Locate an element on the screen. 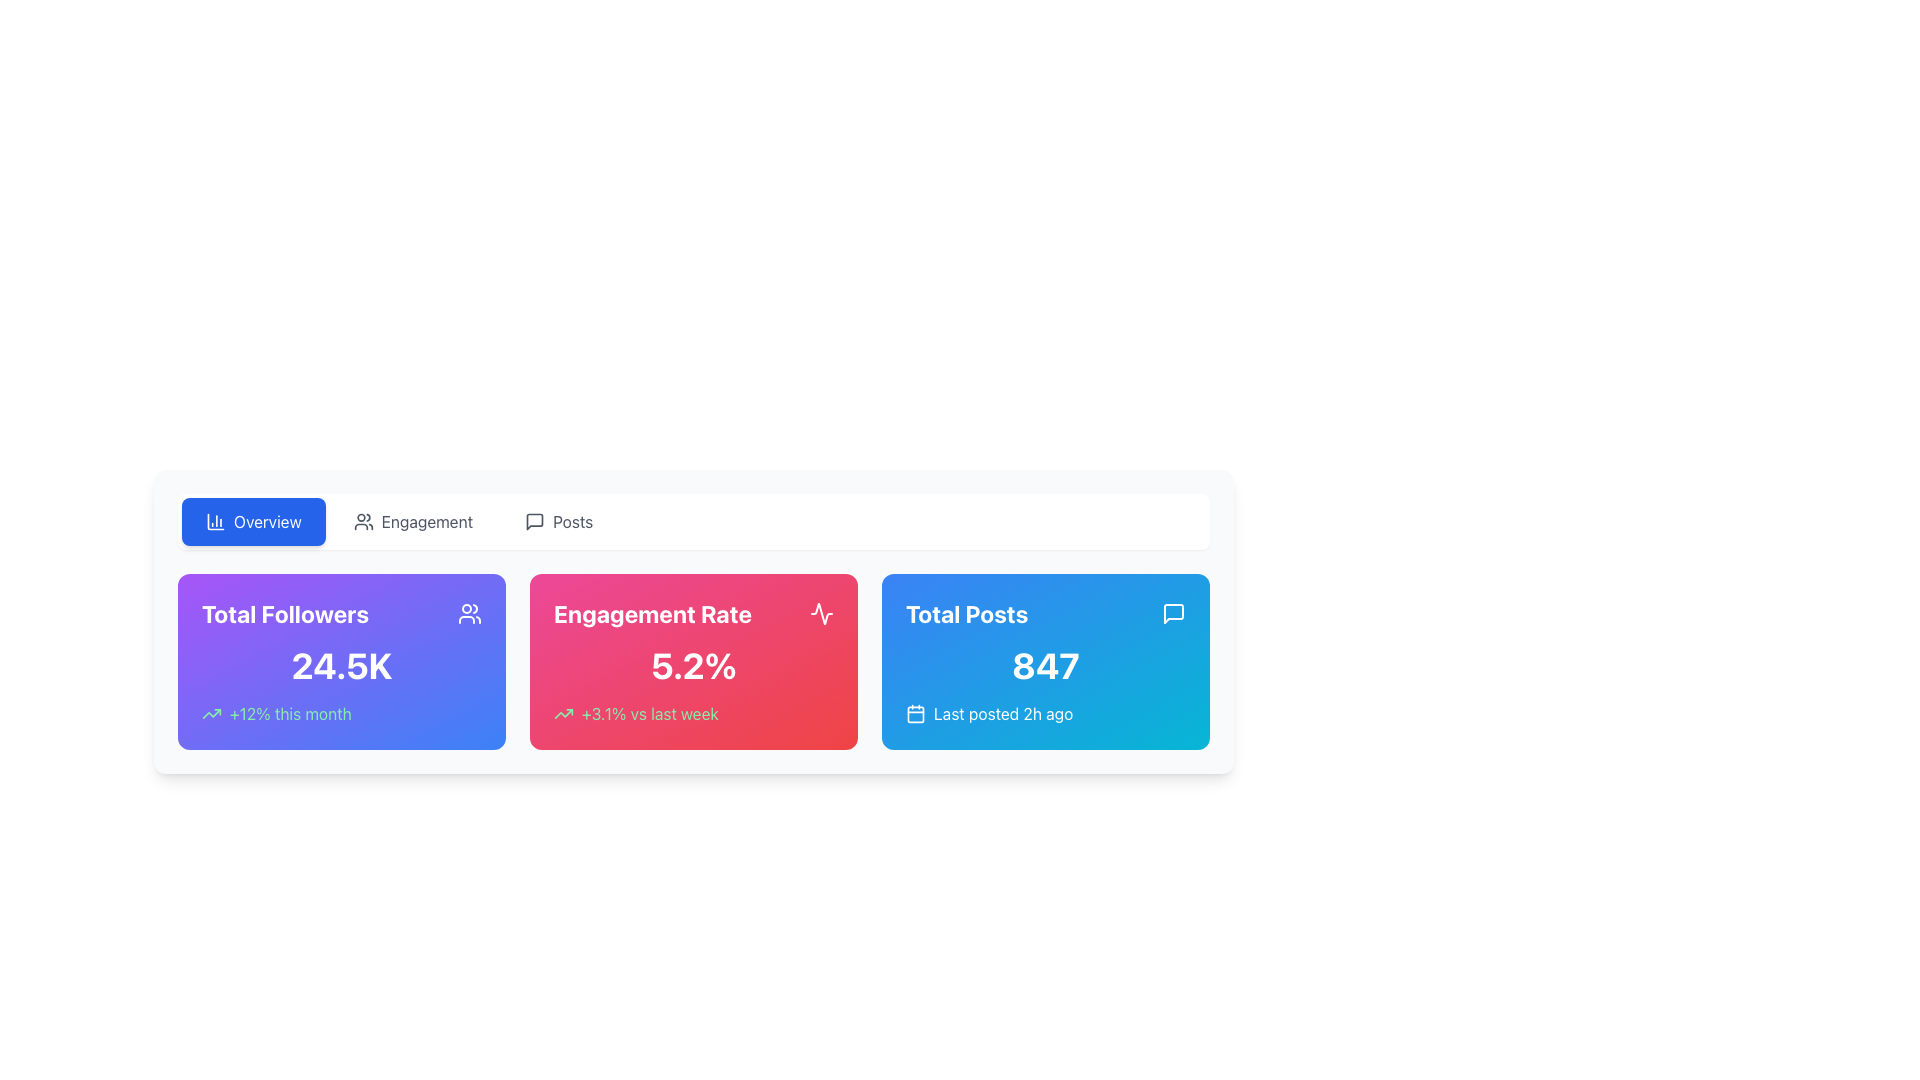 The width and height of the screenshot is (1920, 1080). text of the label that contextualizes the total number of posts, located above the numerical statistic in a card-like section on the right end of the row is located at coordinates (967, 612).